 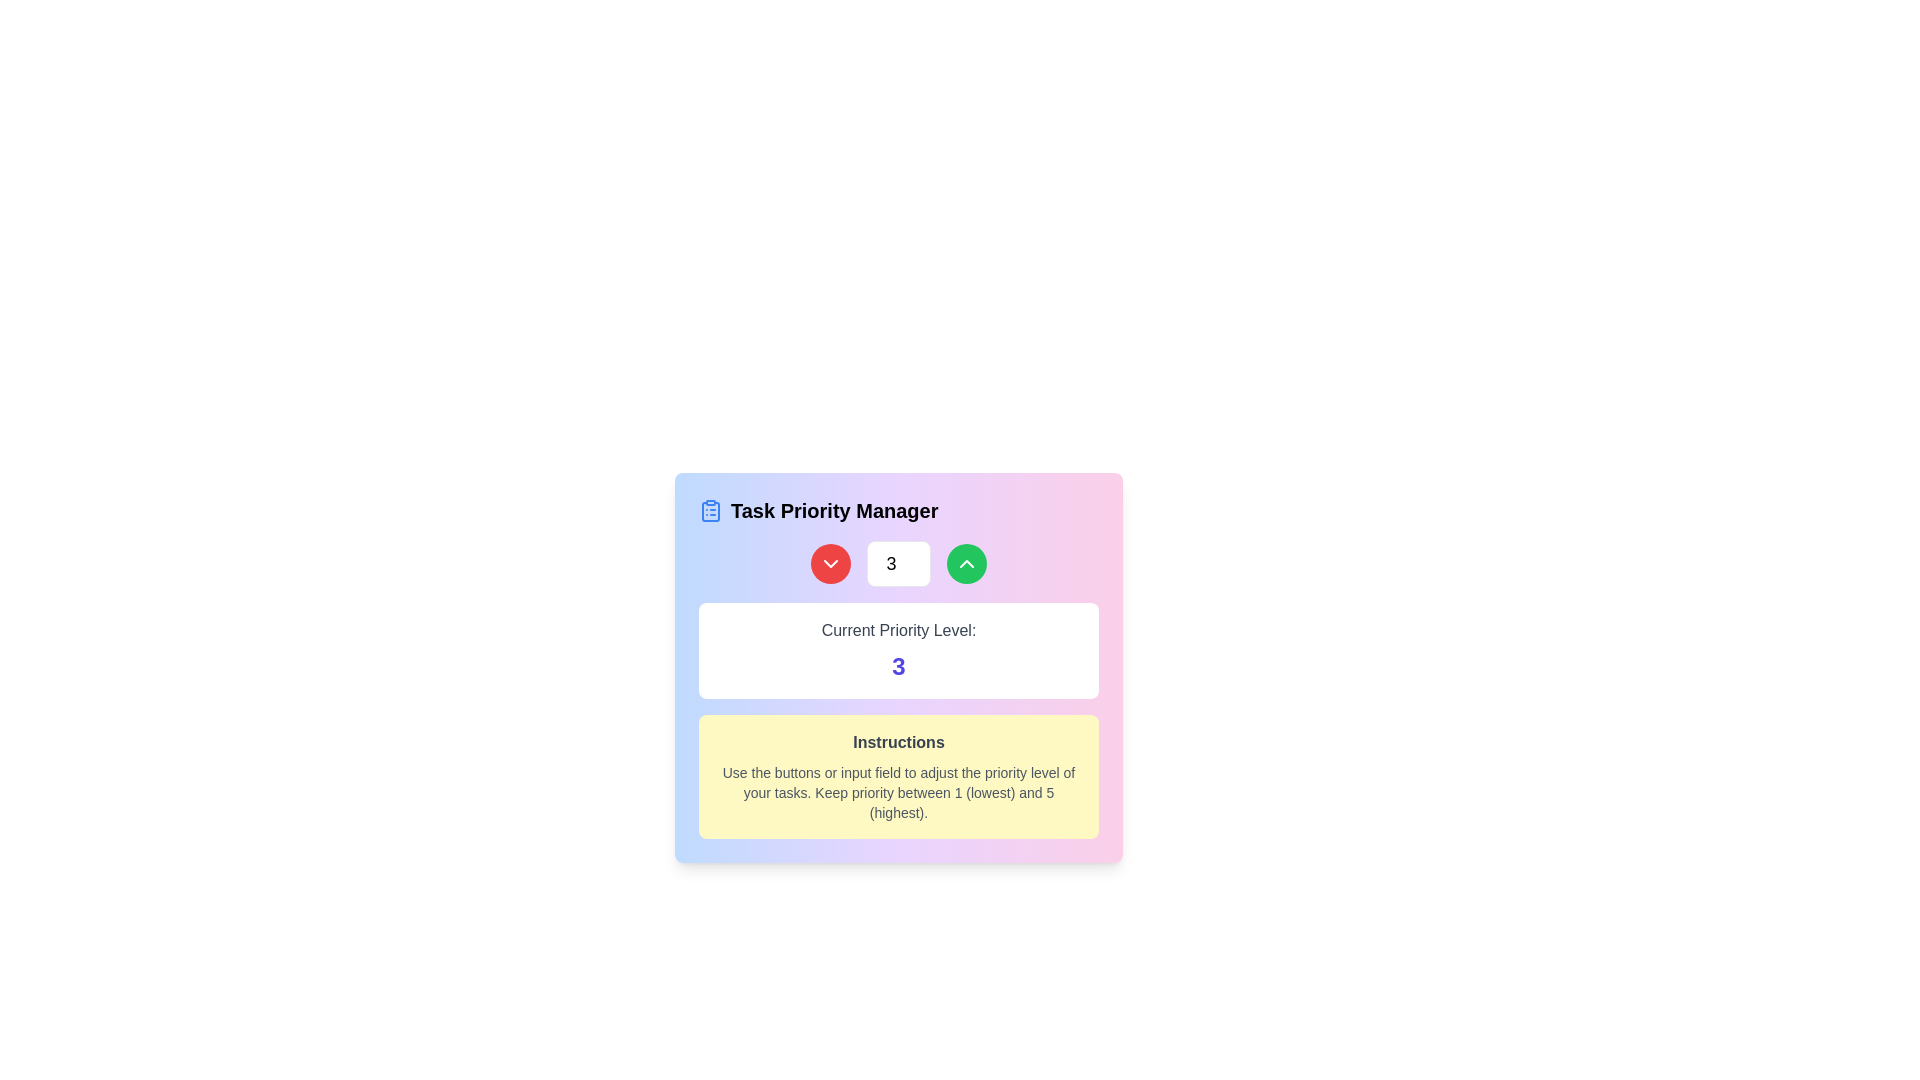 What do you see at coordinates (710, 511) in the screenshot?
I see `the 'Task Priority Manager' icon located in the header section, which is directly to the left of the text 'Task Priority Manager'` at bounding box center [710, 511].